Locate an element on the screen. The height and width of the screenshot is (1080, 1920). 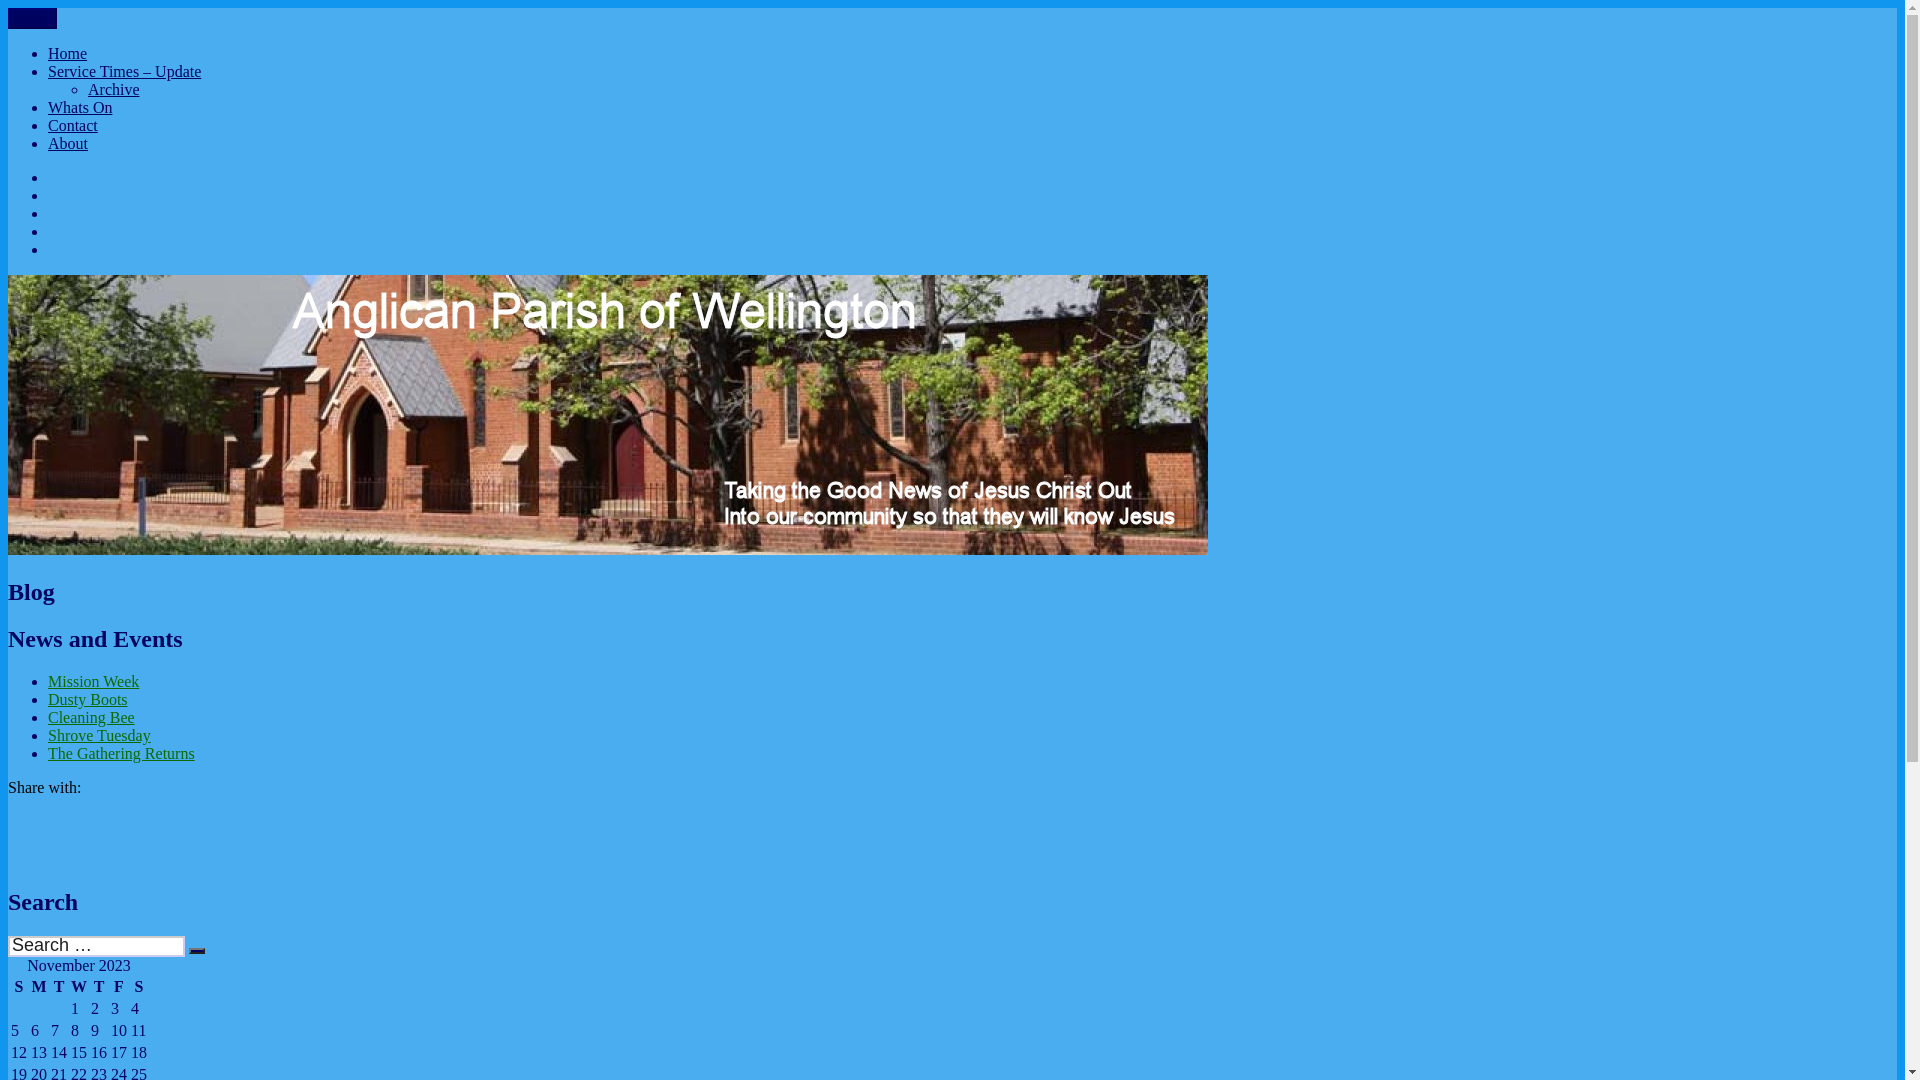
'Whats On' is located at coordinates (48, 107).